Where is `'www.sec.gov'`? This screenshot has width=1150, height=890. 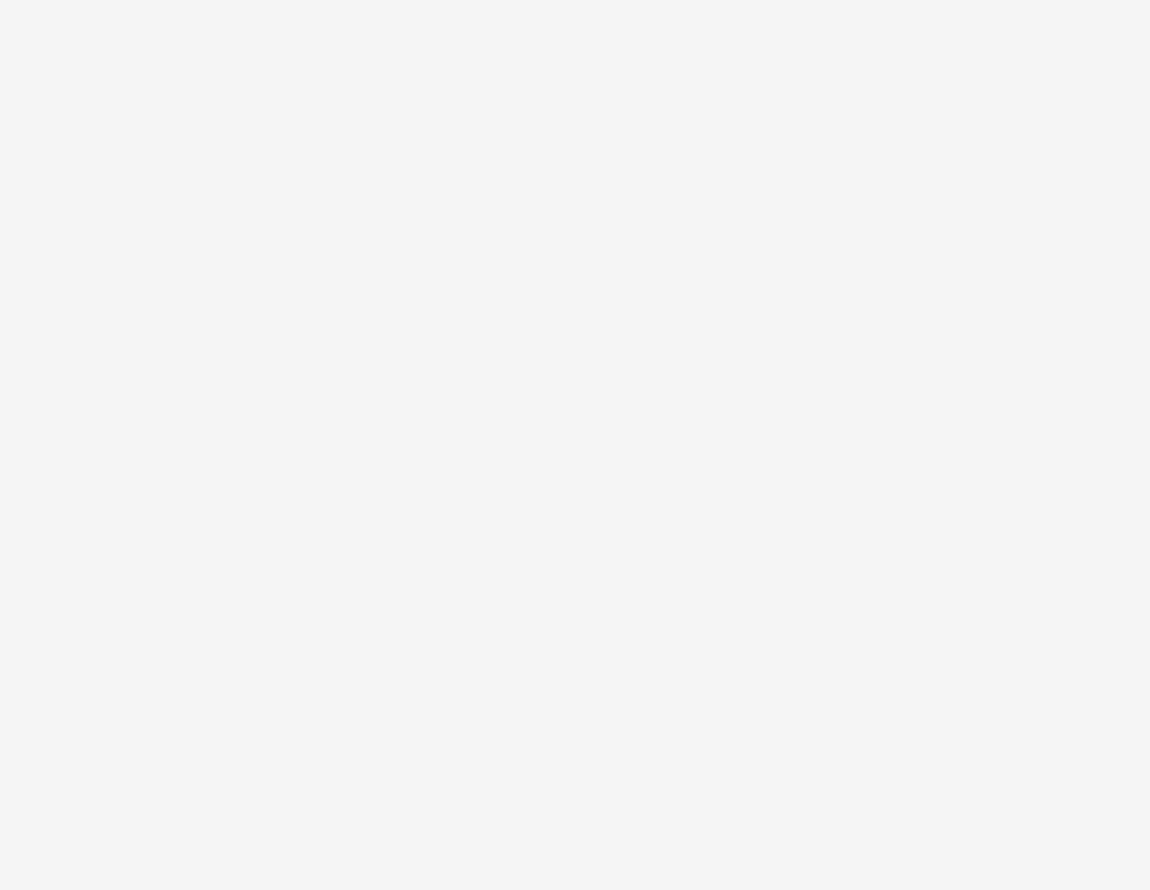
'www.sec.gov' is located at coordinates (328, 131).